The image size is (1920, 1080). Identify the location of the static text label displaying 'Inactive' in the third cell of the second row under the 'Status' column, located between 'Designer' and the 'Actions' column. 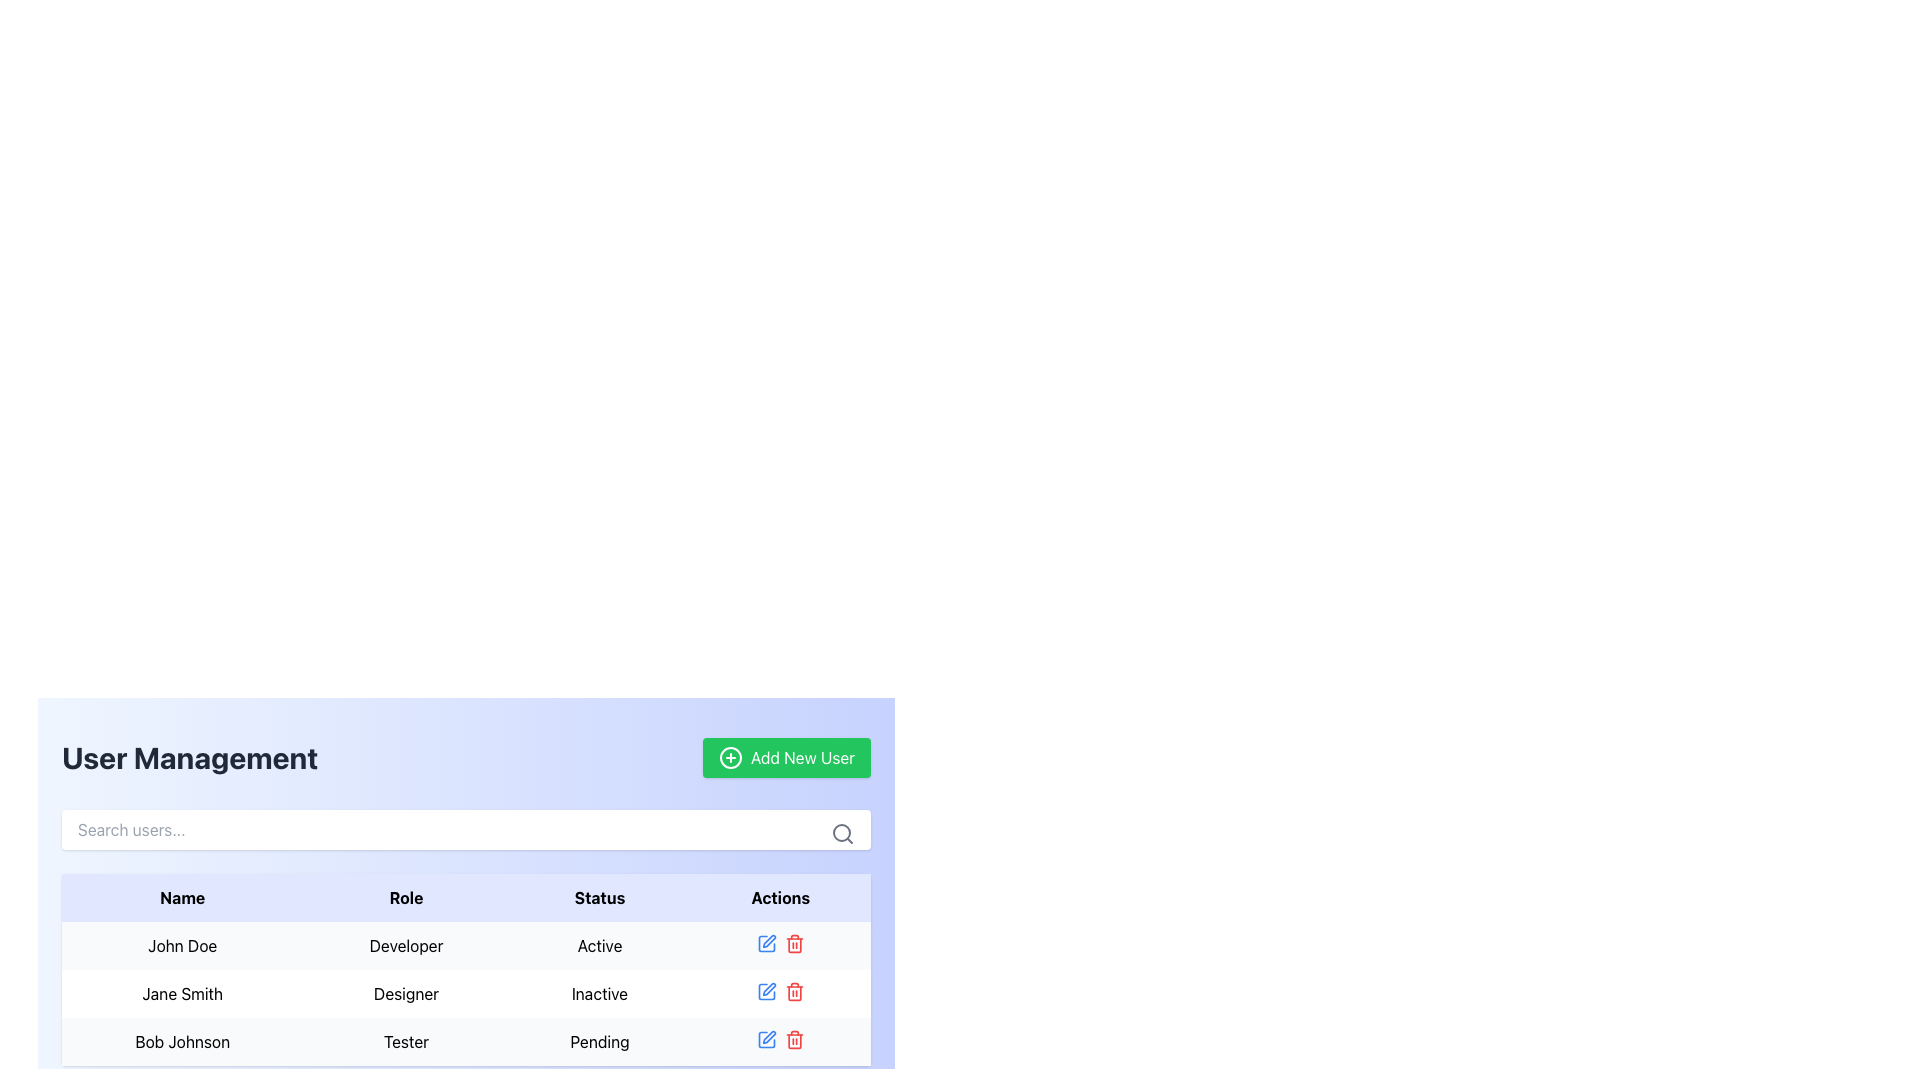
(599, 994).